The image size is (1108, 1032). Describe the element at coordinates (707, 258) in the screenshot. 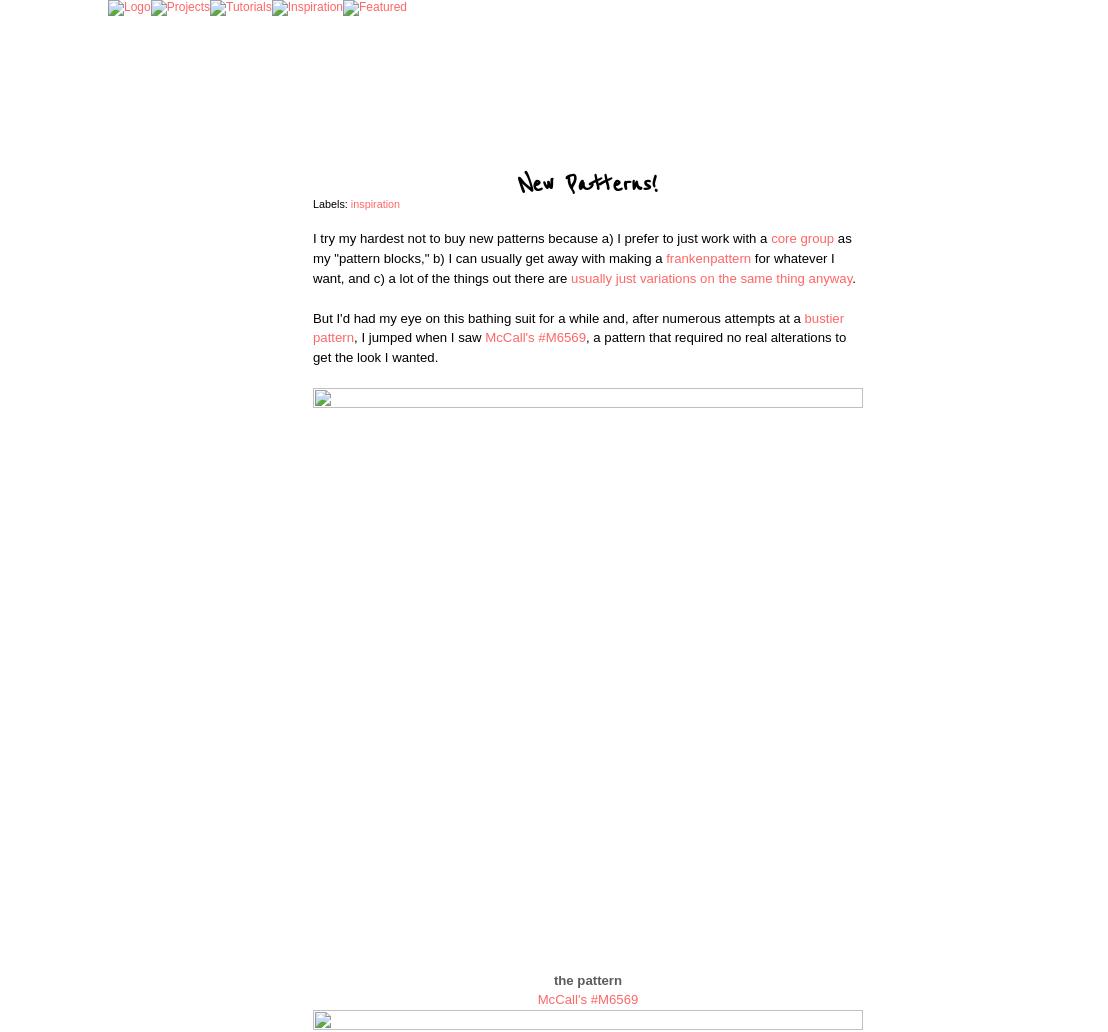

I see `'frankenpattern'` at that location.